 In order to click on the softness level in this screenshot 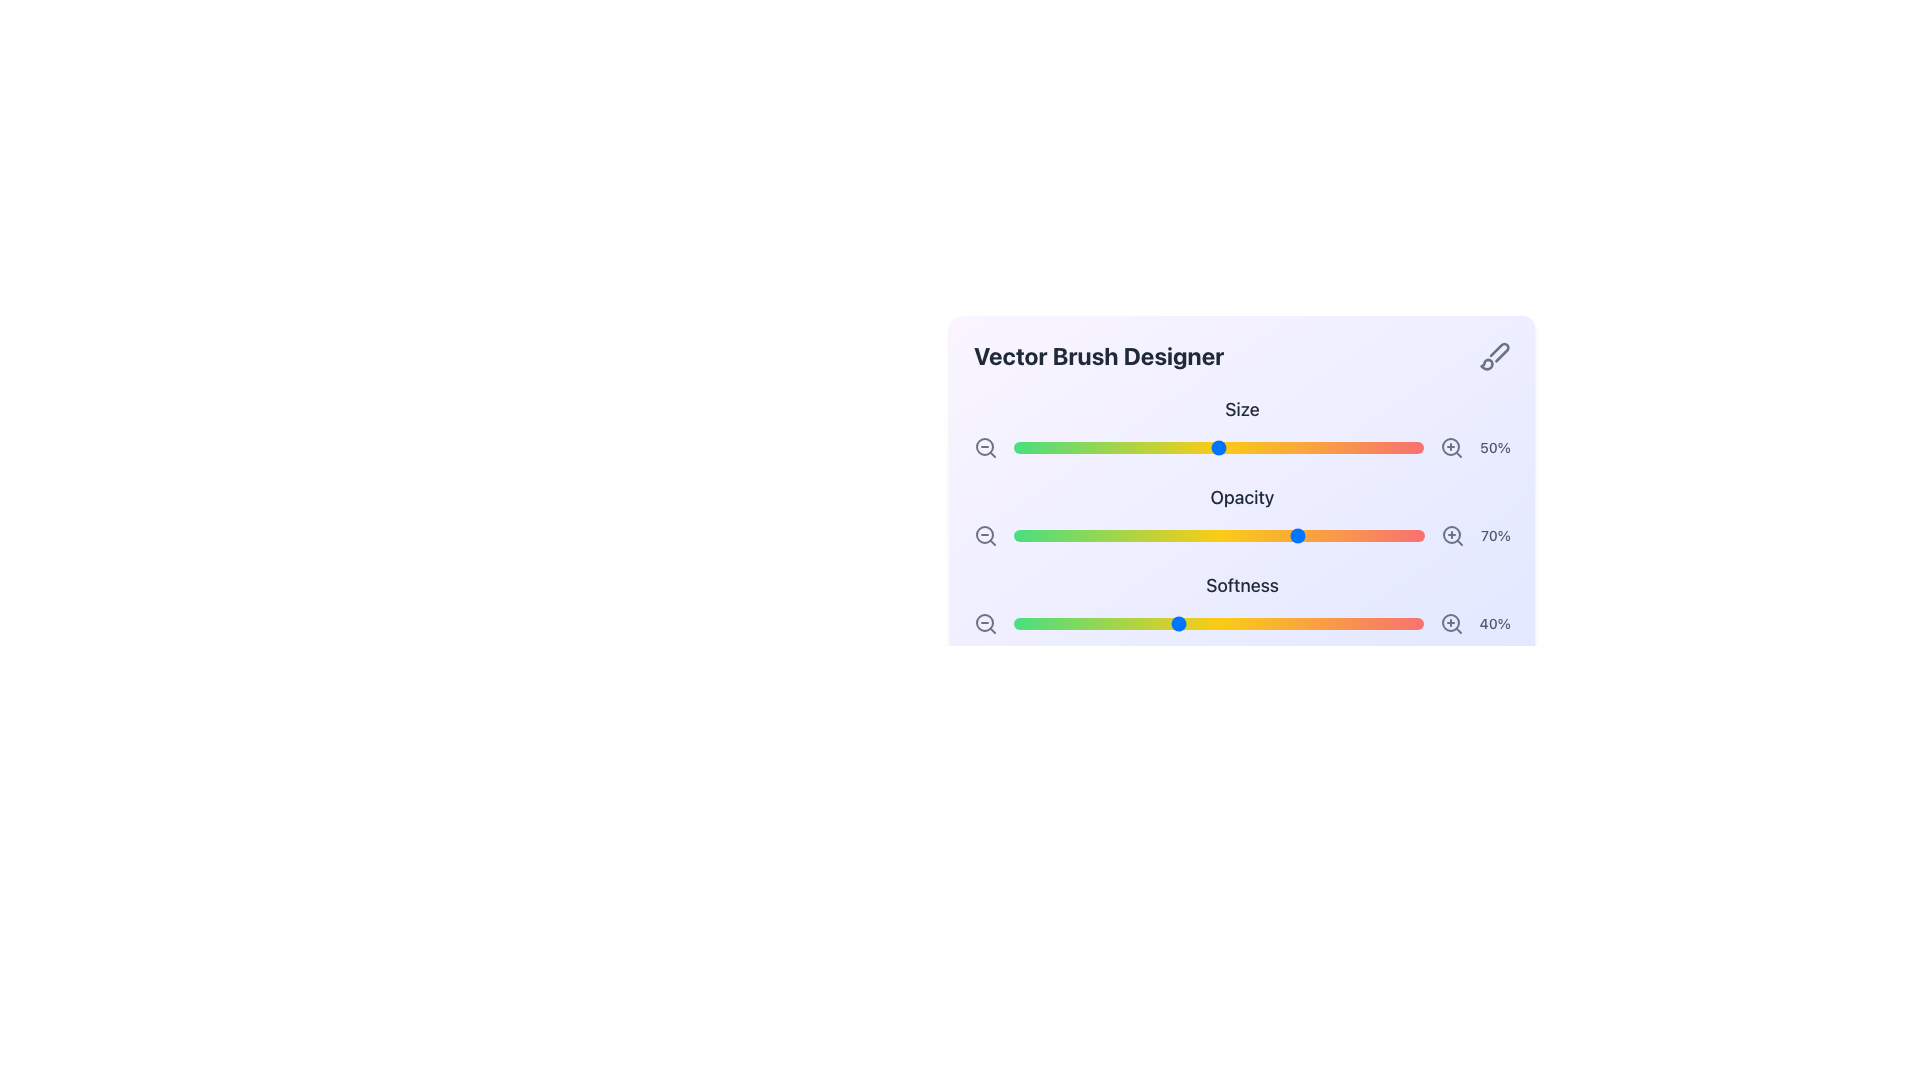, I will do `click(1049, 623)`.